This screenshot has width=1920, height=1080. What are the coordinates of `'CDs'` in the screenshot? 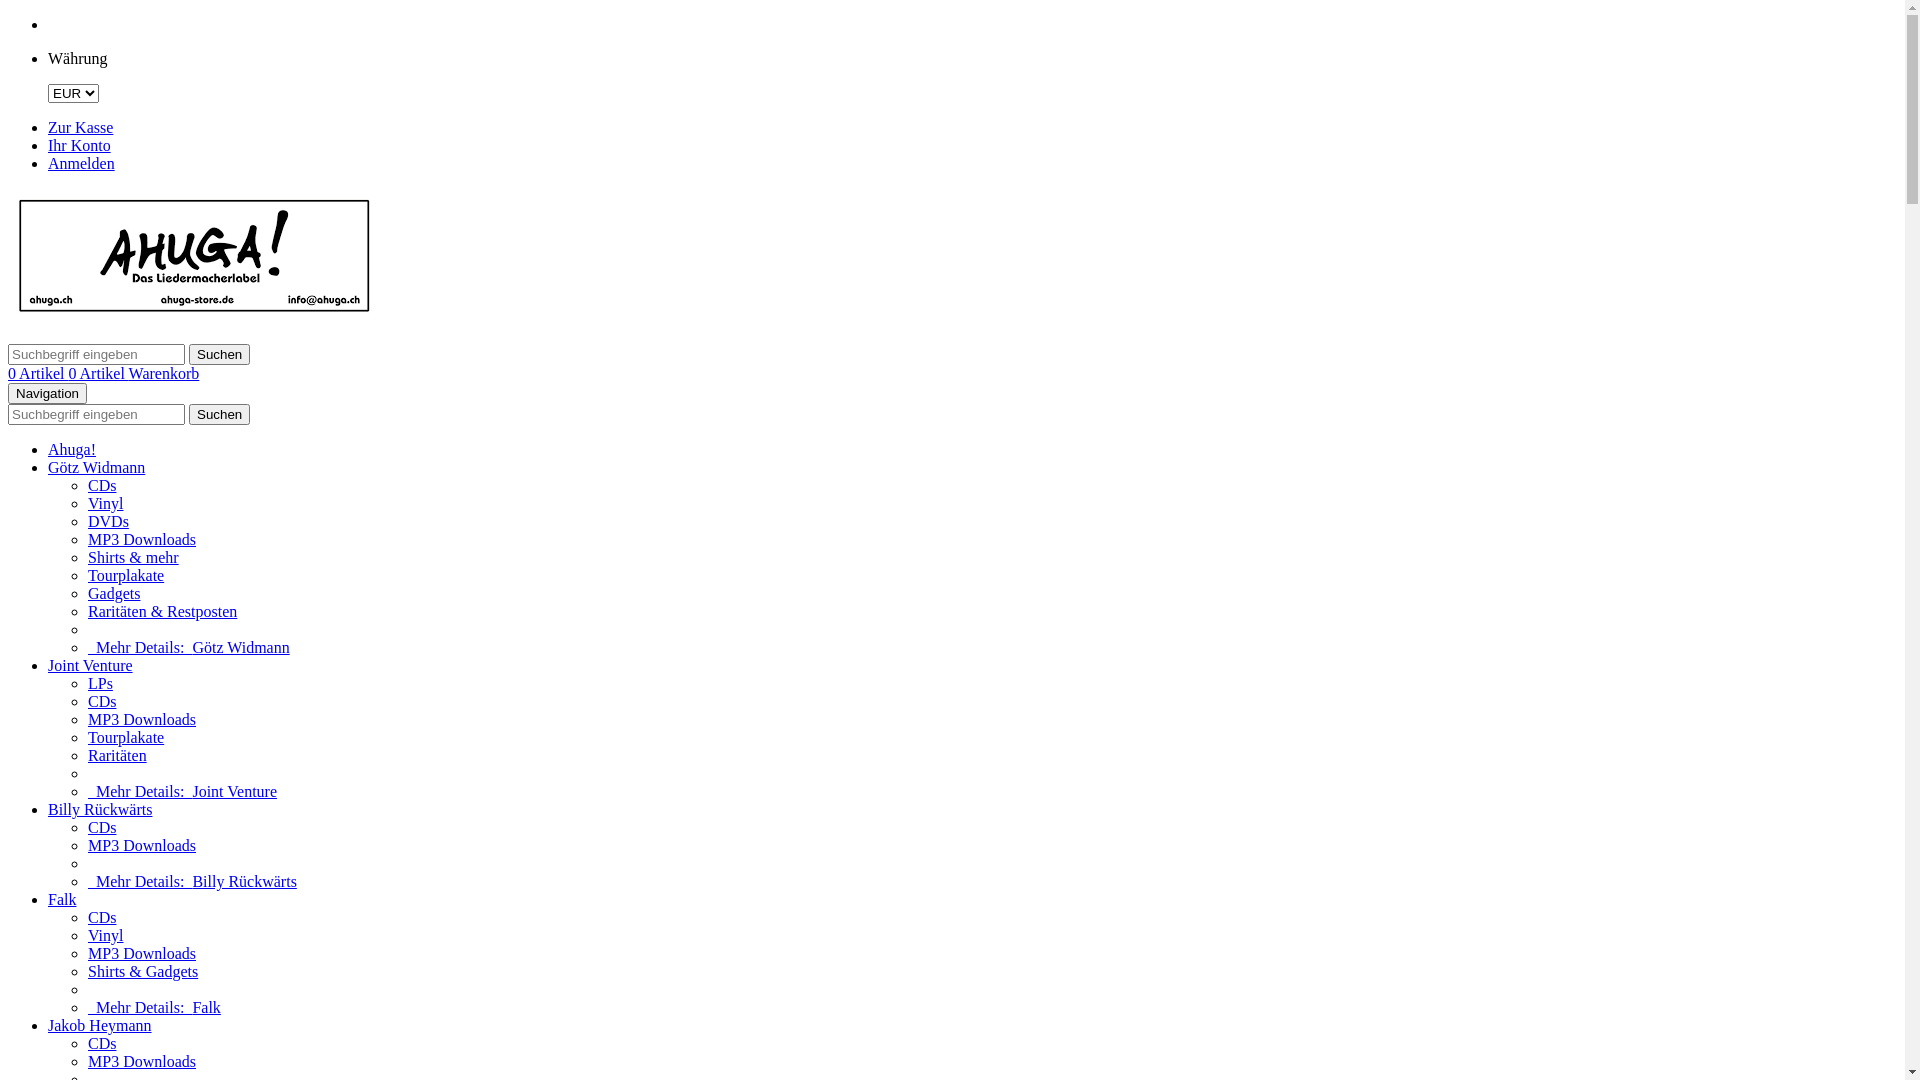 It's located at (100, 1042).